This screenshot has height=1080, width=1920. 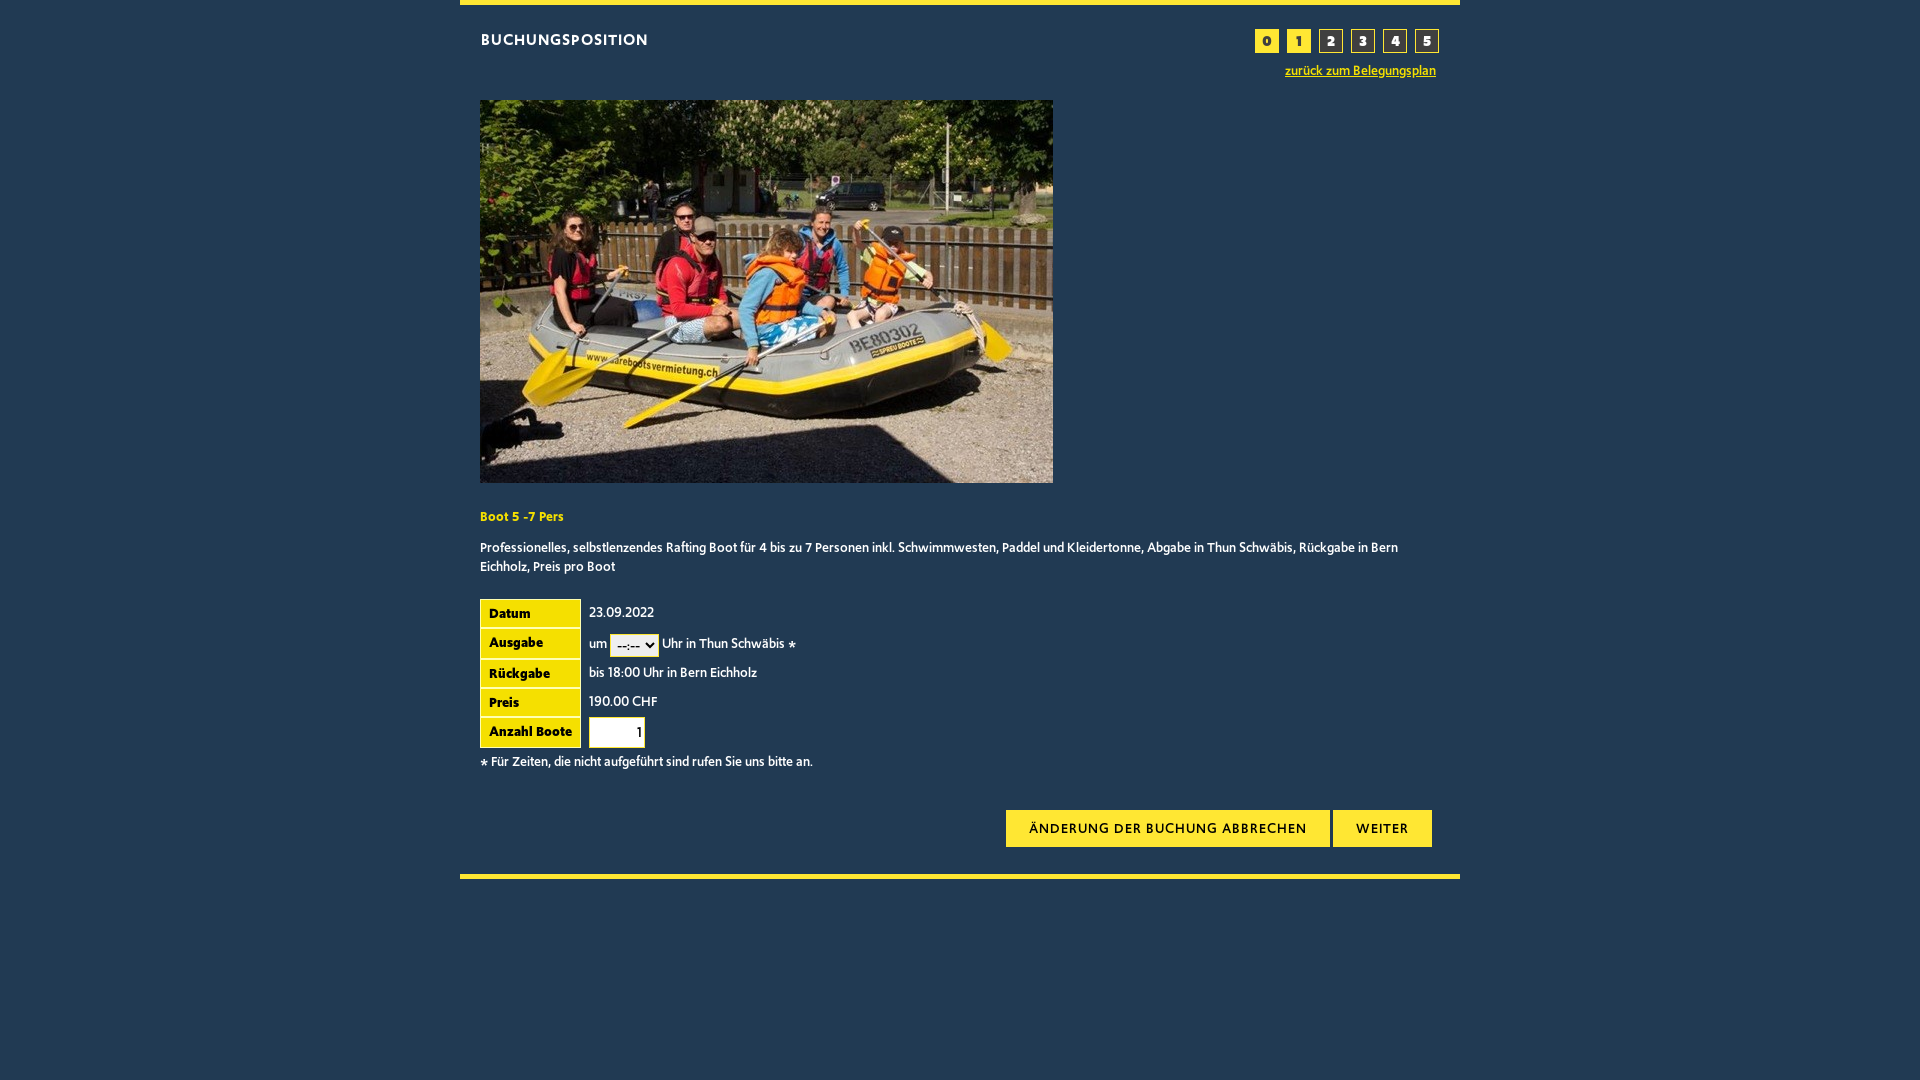 I want to click on 'weiter', so click(x=1333, y=828).